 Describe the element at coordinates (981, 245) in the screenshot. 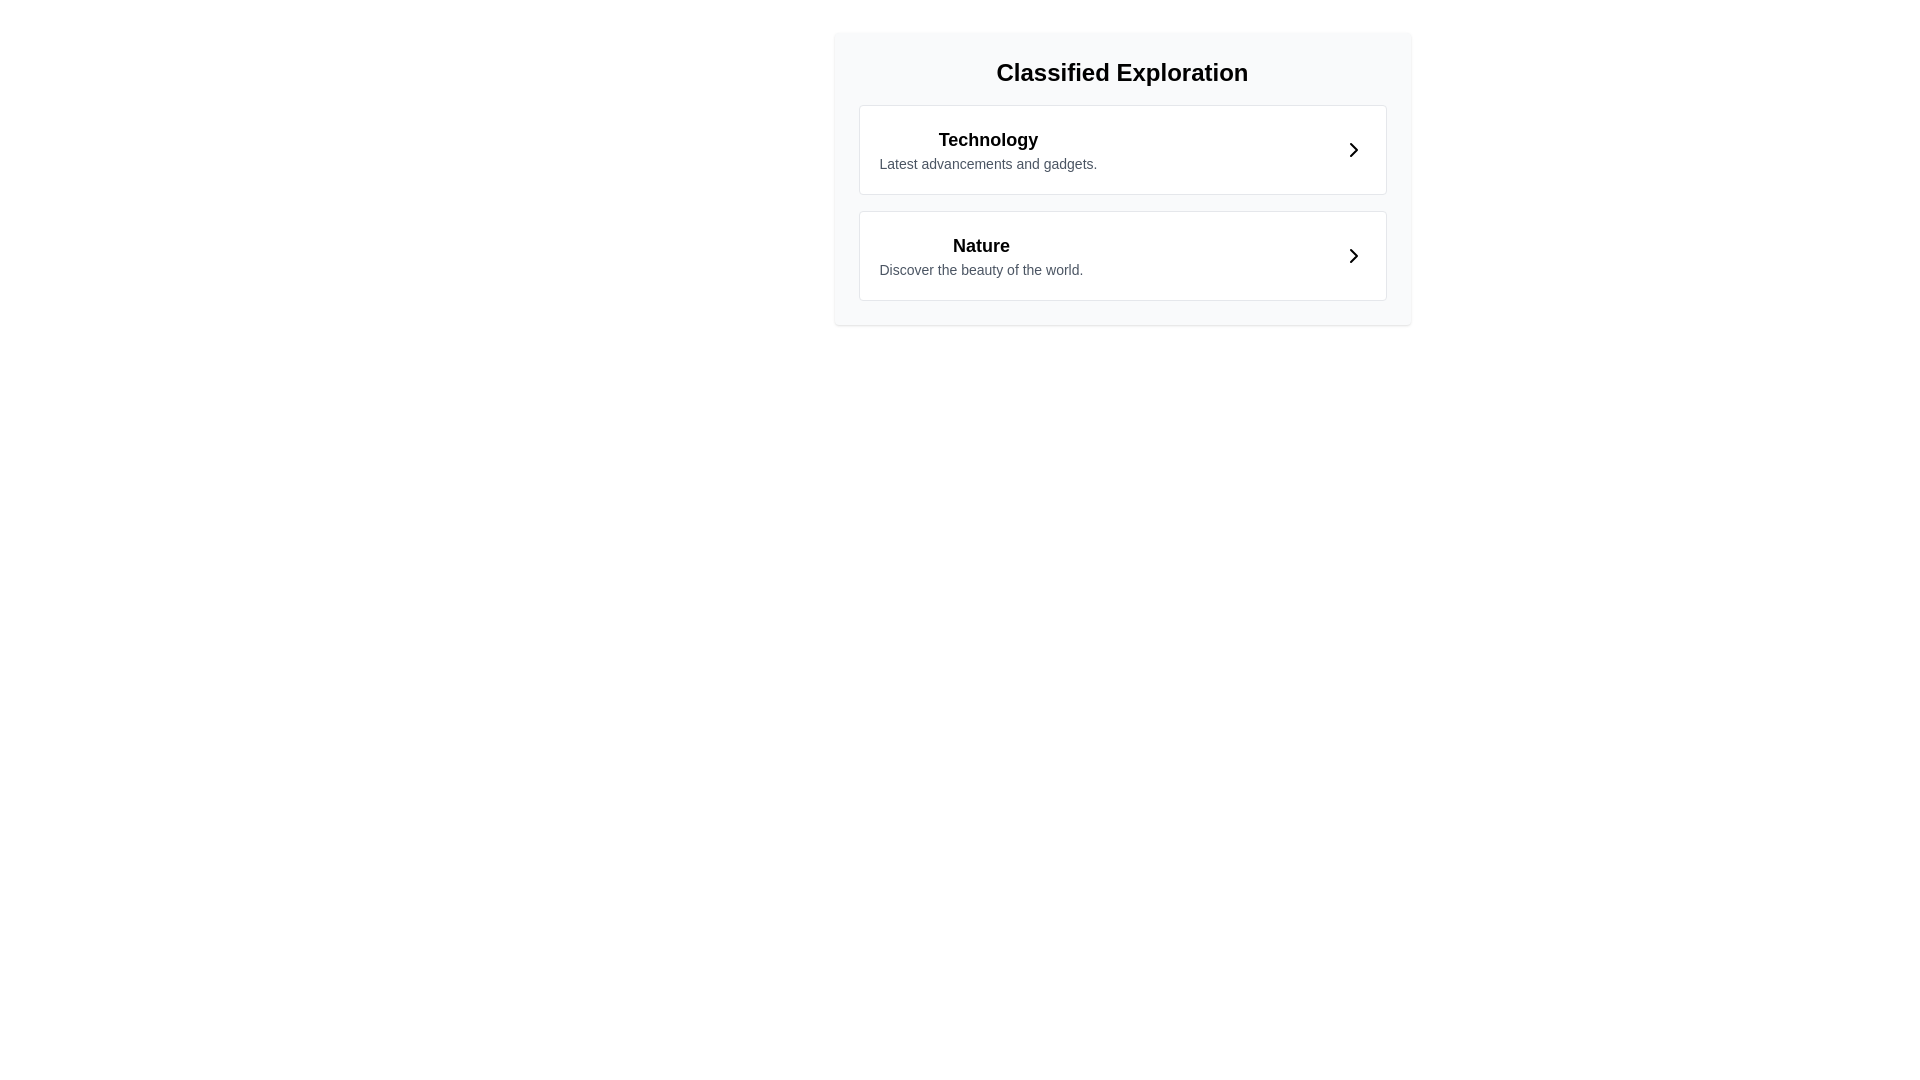

I see `the heading element indicating the 'Nature' category, which is centrally placed above the descriptive text 'Discover the beauty of the world.'` at that location.